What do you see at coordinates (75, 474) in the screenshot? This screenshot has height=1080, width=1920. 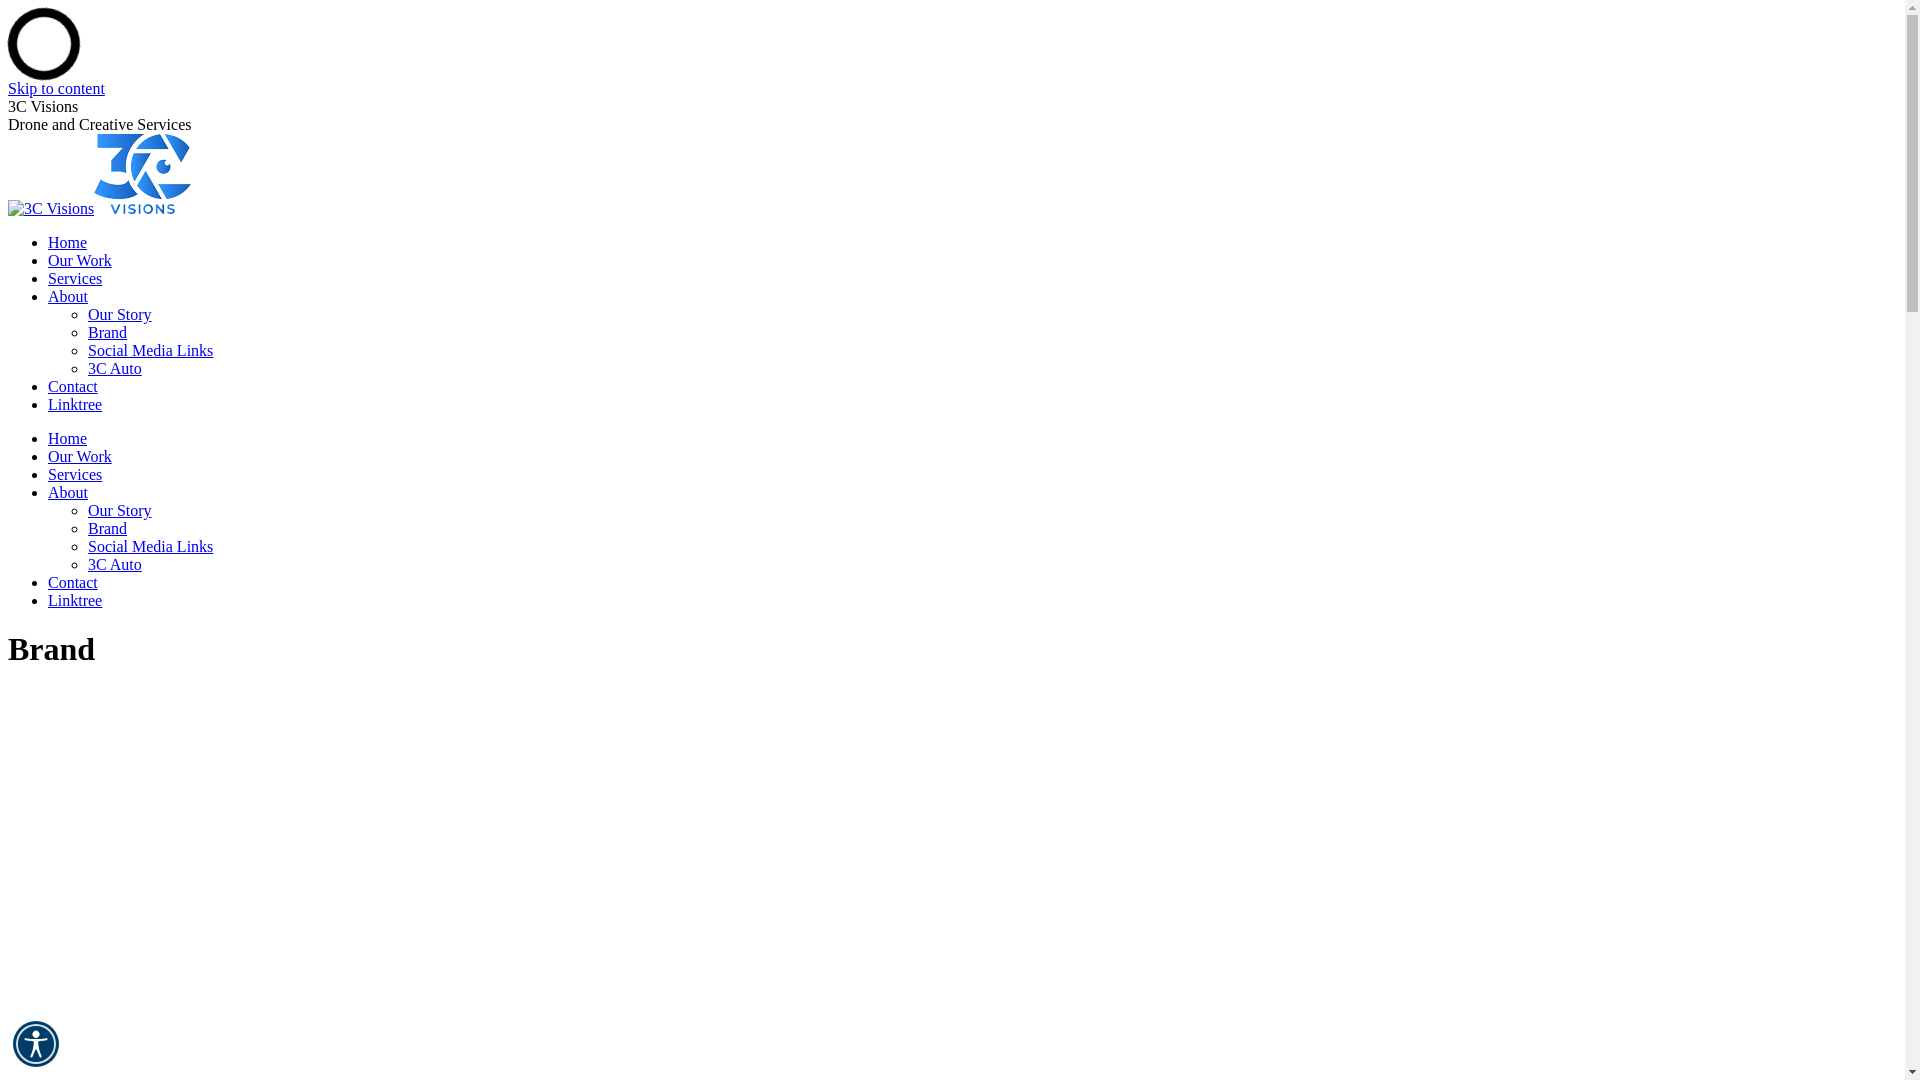 I see `'Services'` at bounding box center [75, 474].